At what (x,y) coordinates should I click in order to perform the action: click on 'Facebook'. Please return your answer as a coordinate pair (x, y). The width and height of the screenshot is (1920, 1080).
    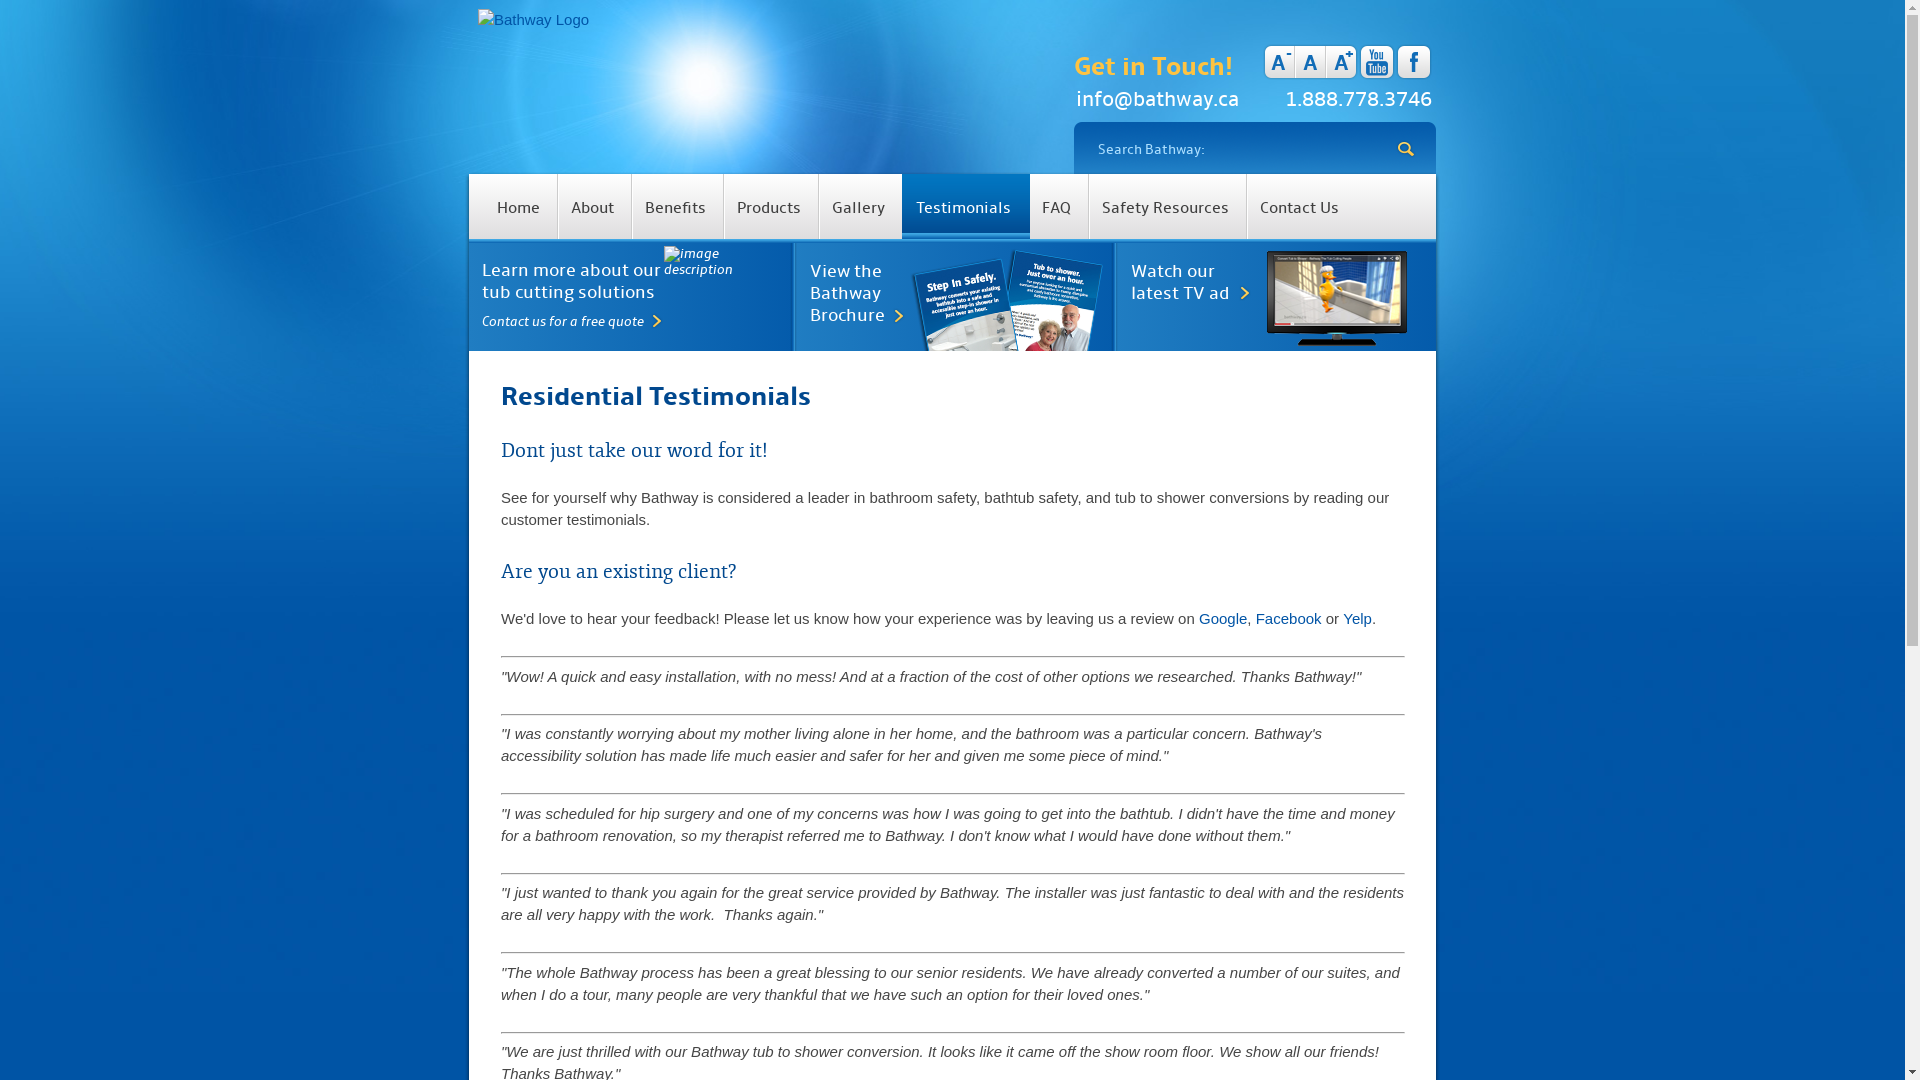
    Looking at the image, I should click on (1289, 617).